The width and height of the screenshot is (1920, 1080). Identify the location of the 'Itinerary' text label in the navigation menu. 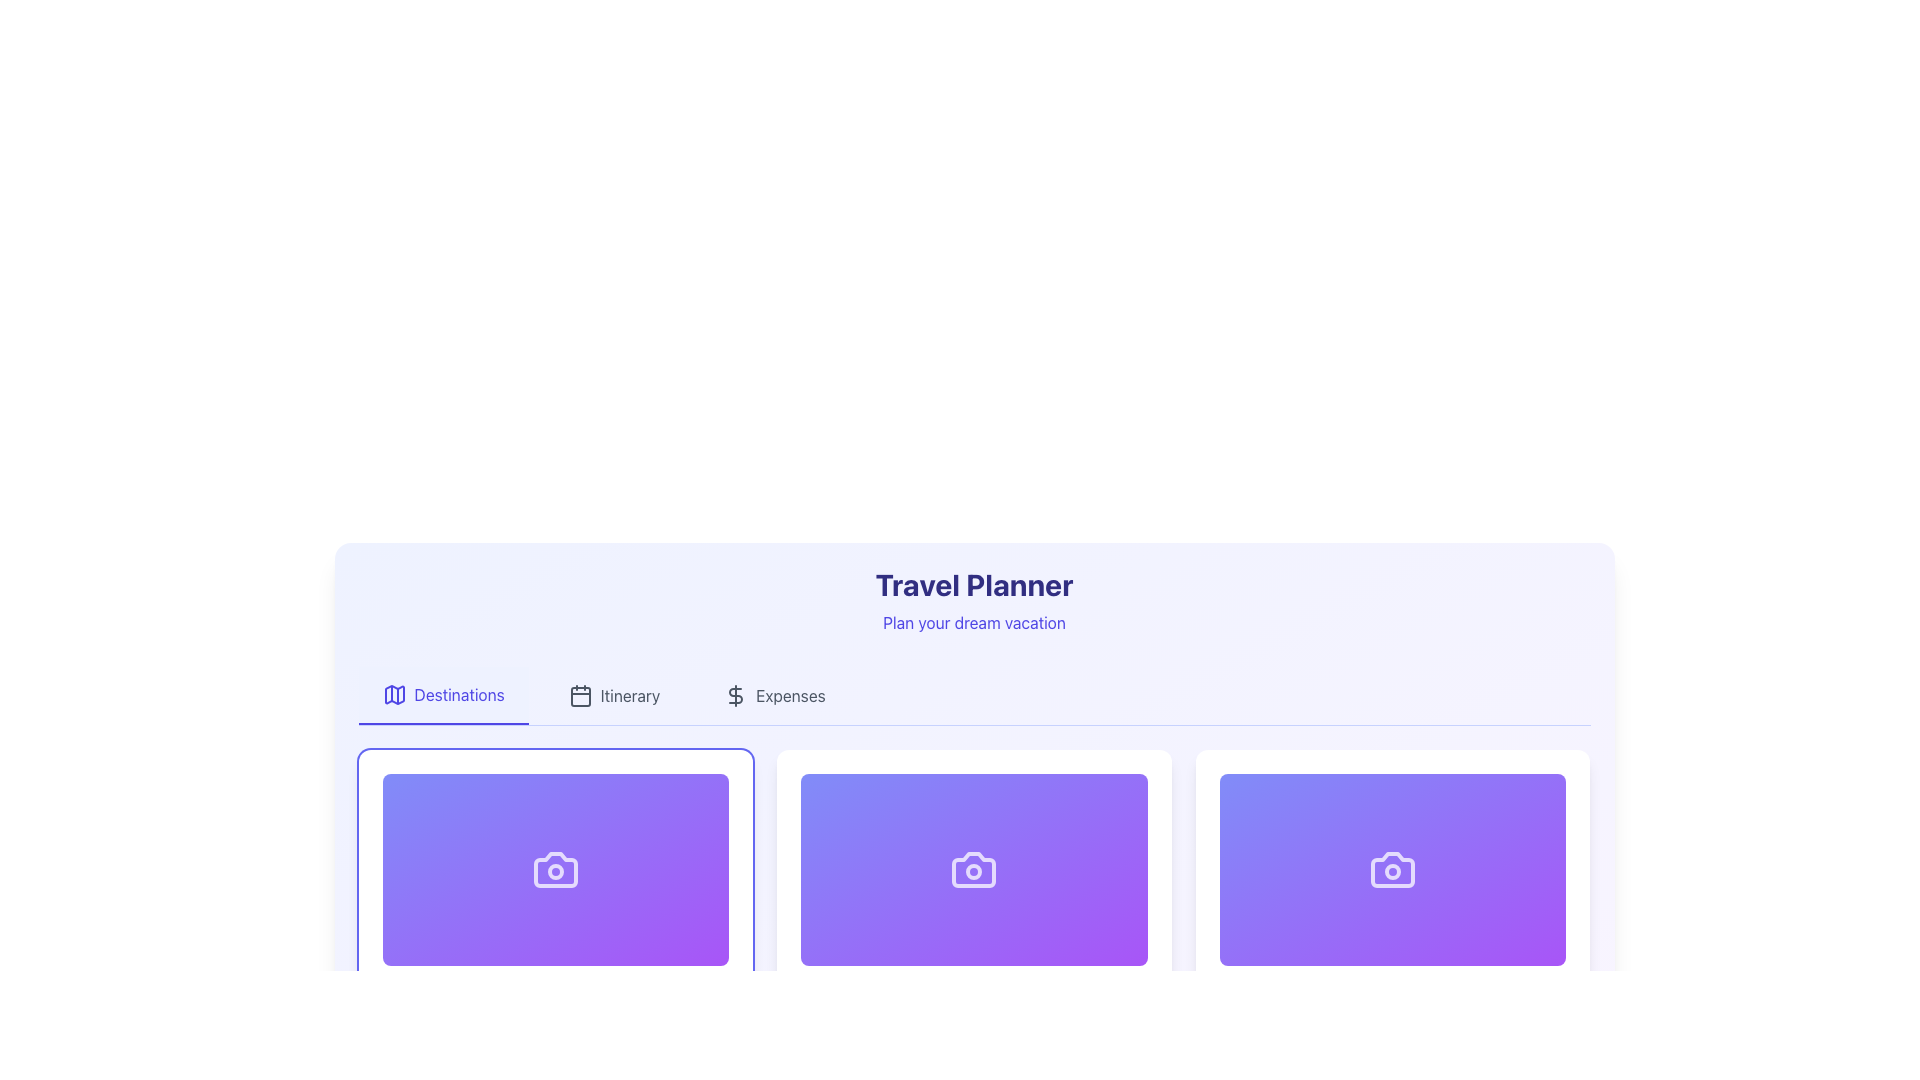
(629, 694).